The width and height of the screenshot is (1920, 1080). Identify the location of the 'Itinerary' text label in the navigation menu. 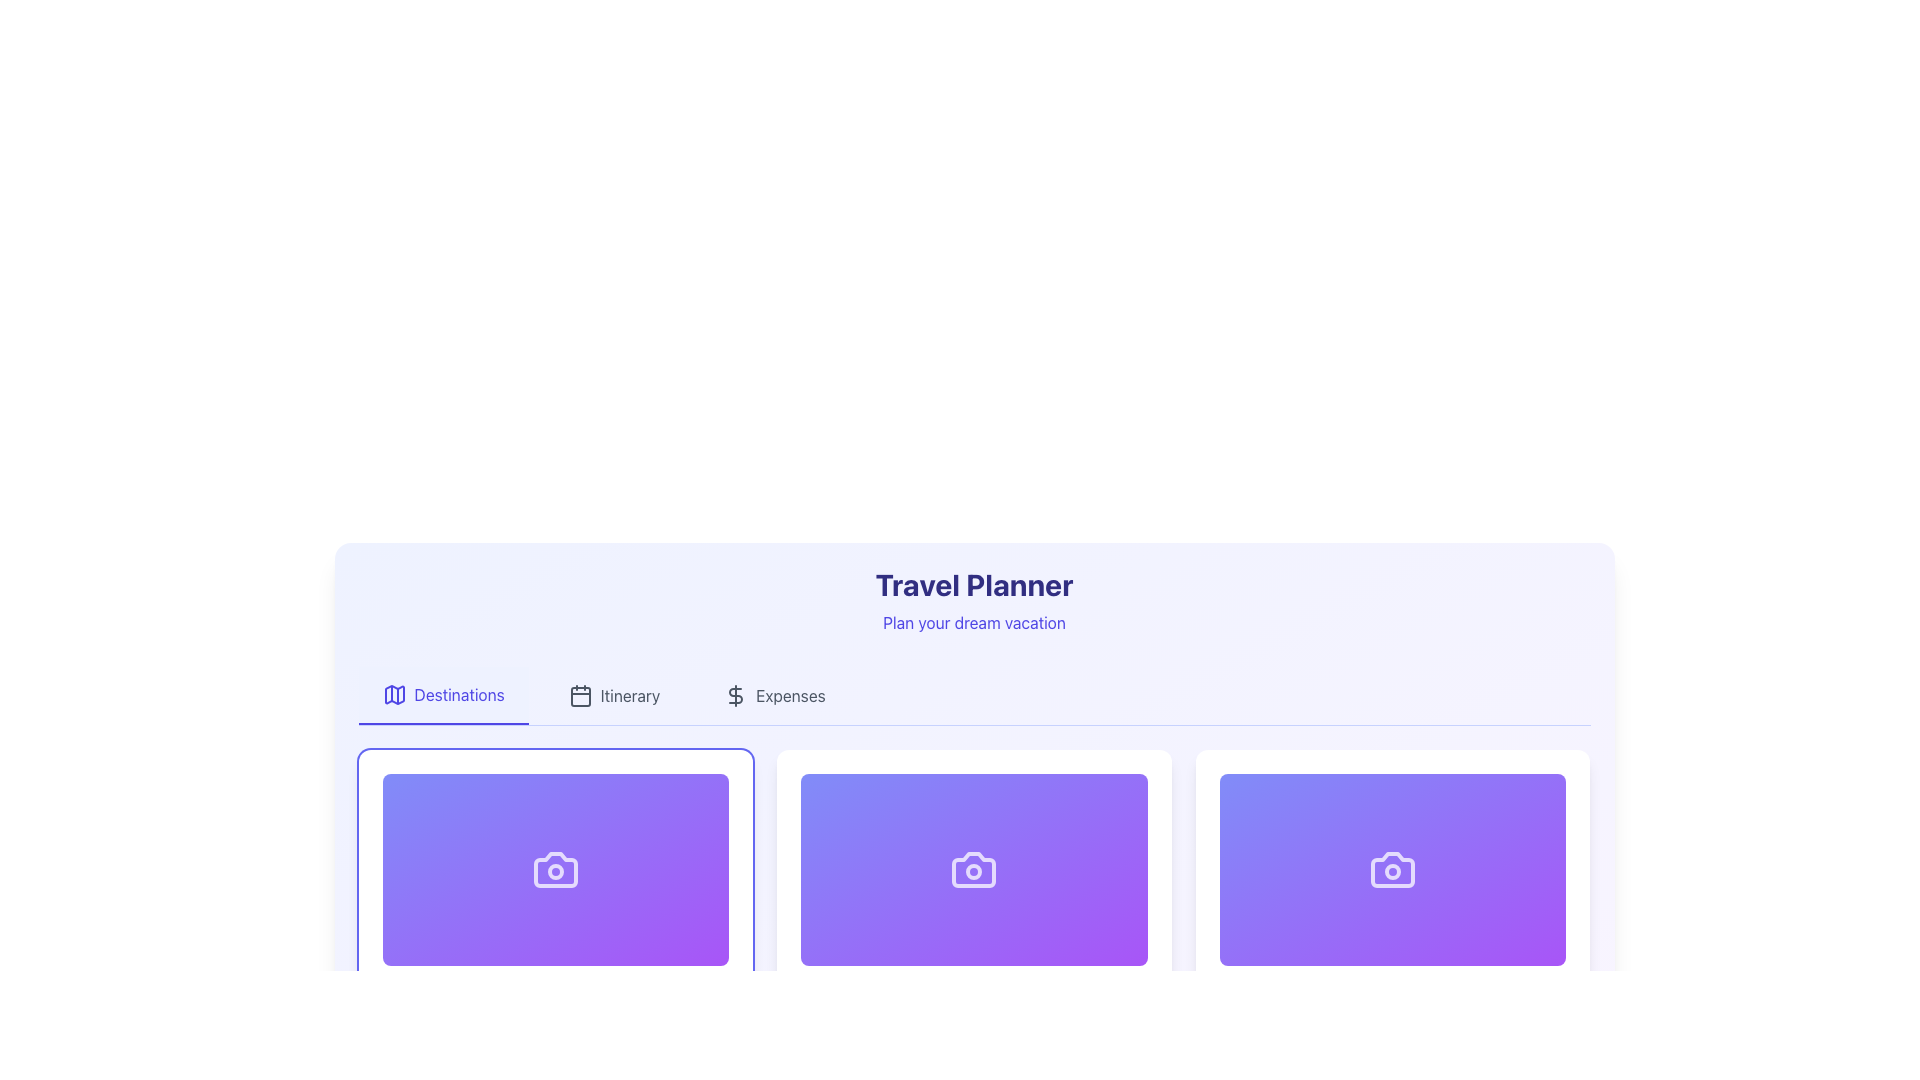
(629, 694).